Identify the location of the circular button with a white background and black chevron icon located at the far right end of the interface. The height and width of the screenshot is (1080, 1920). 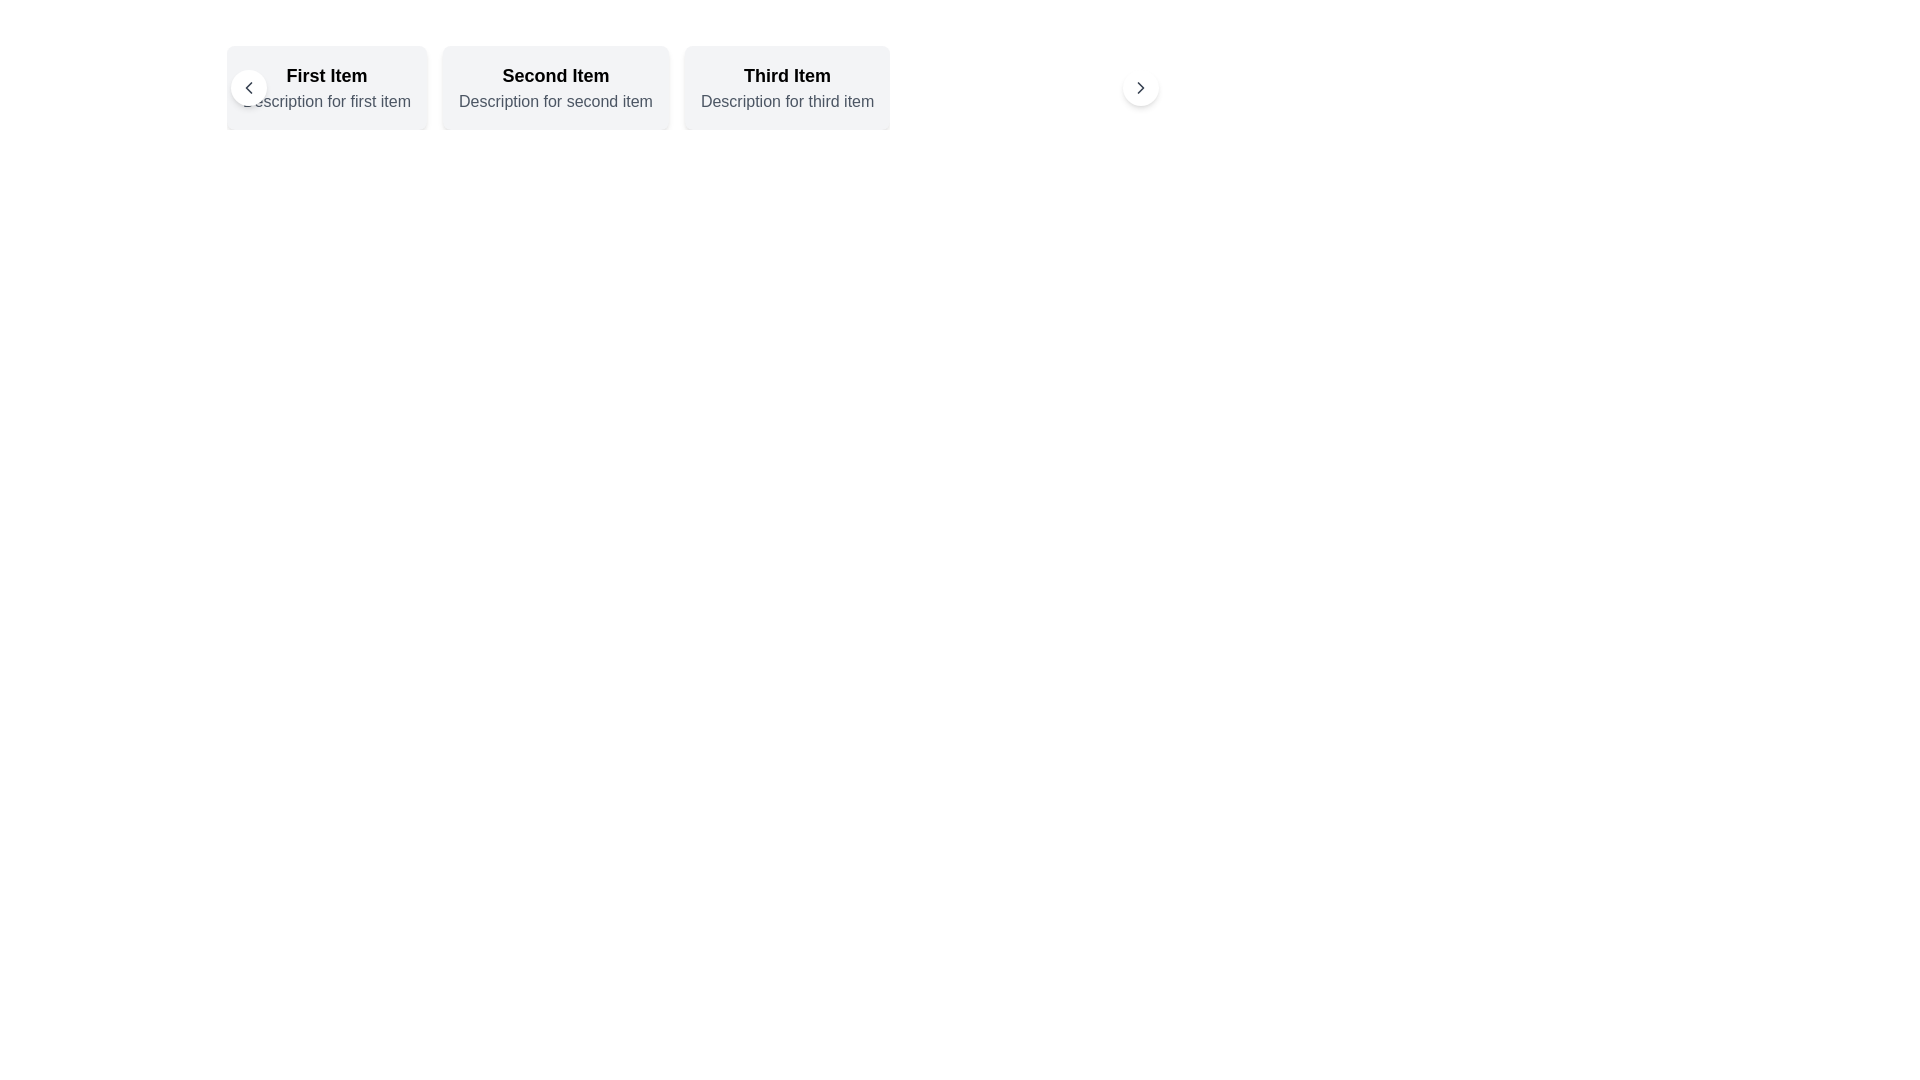
(1141, 87).